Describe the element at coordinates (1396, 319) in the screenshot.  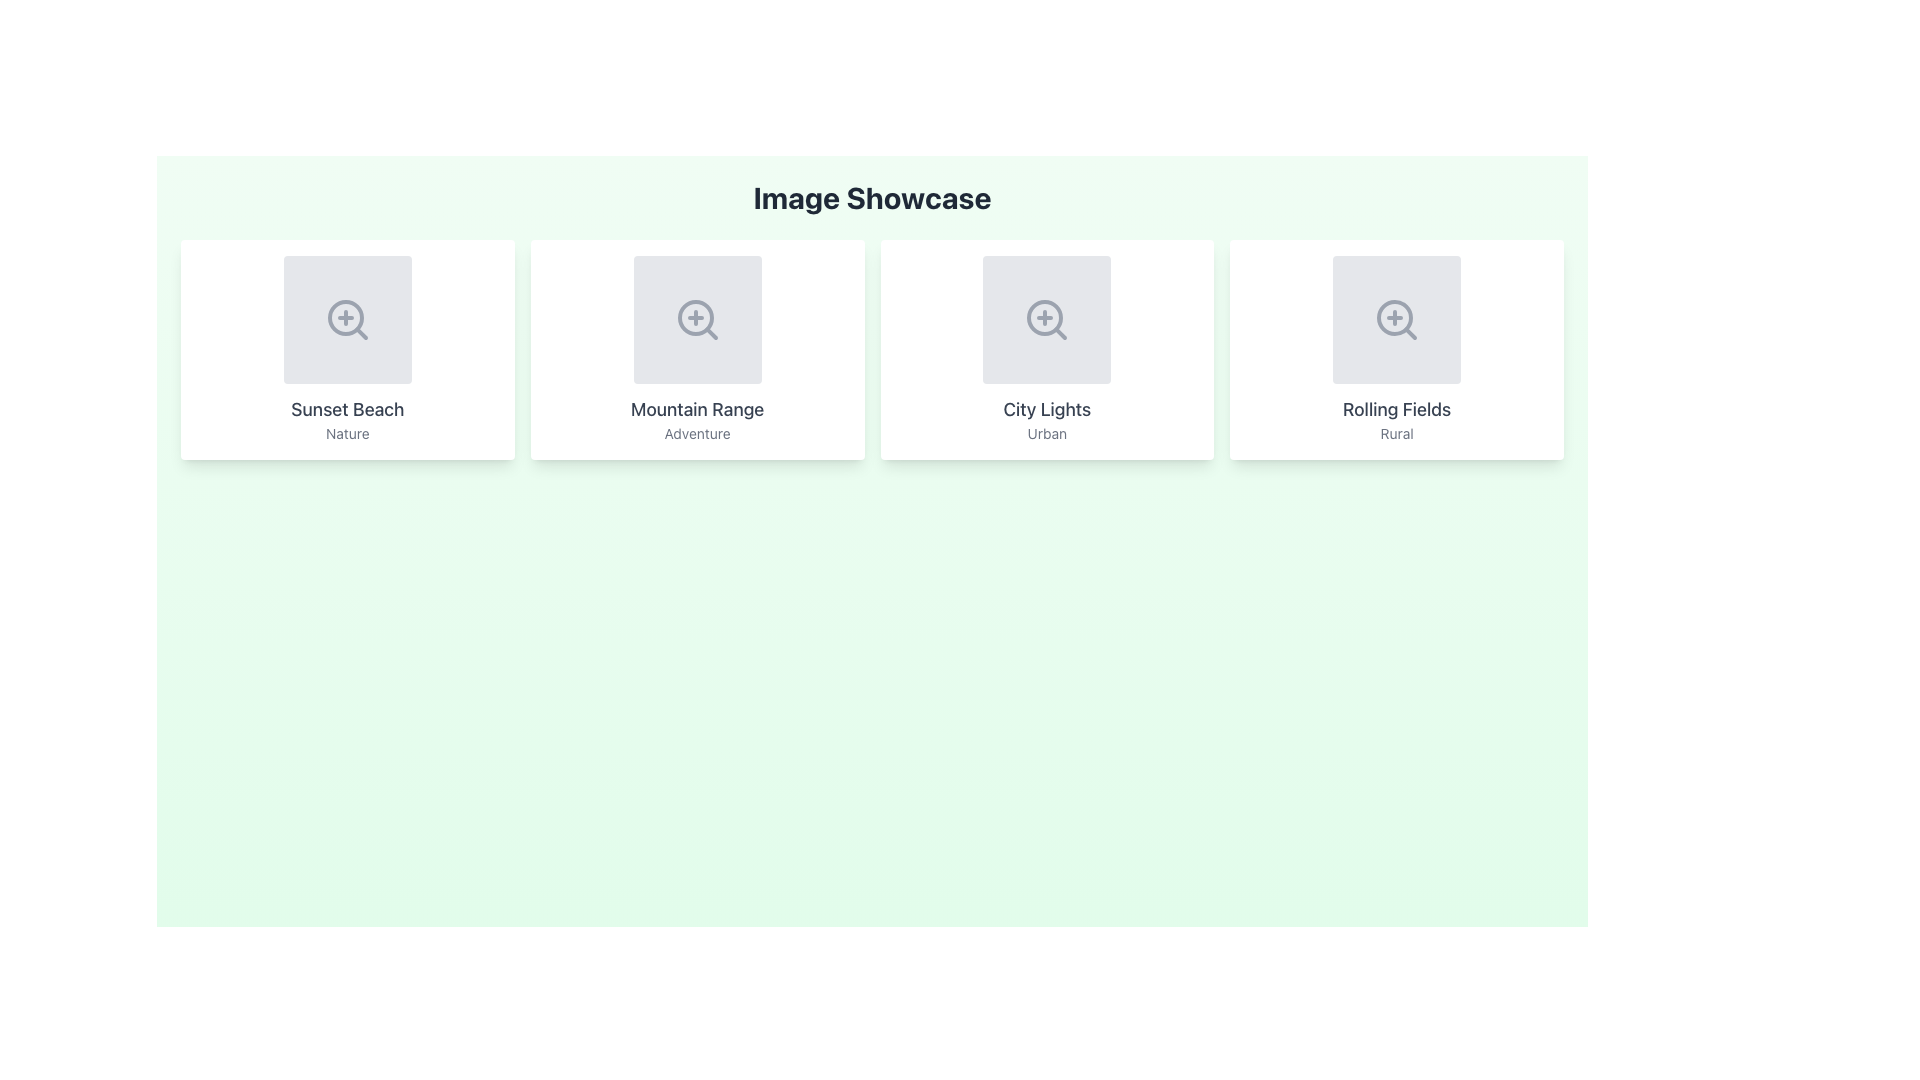
I see `the icon button featuring a magnifying glass with a plus symbol, located in the fourth card labeled 'Rolling Fields'` at that location.